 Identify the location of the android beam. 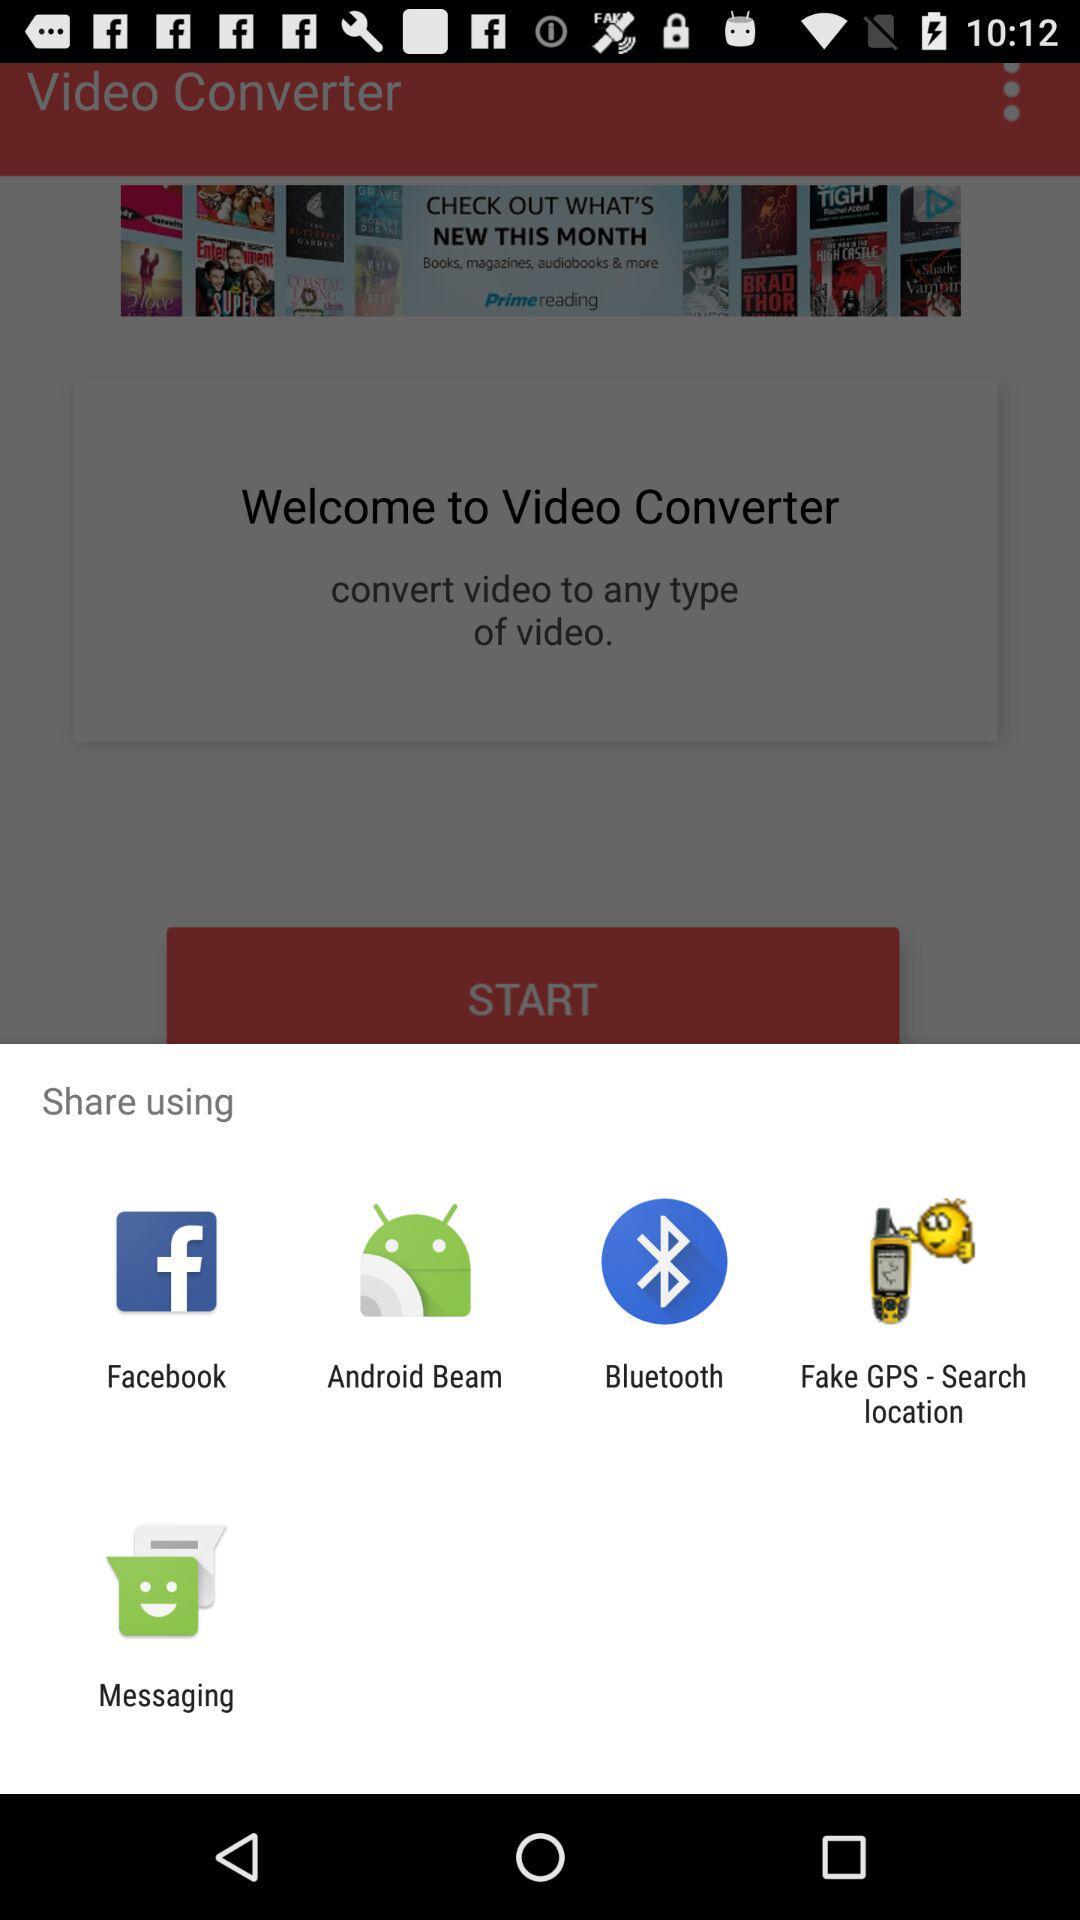
(414, 1392).